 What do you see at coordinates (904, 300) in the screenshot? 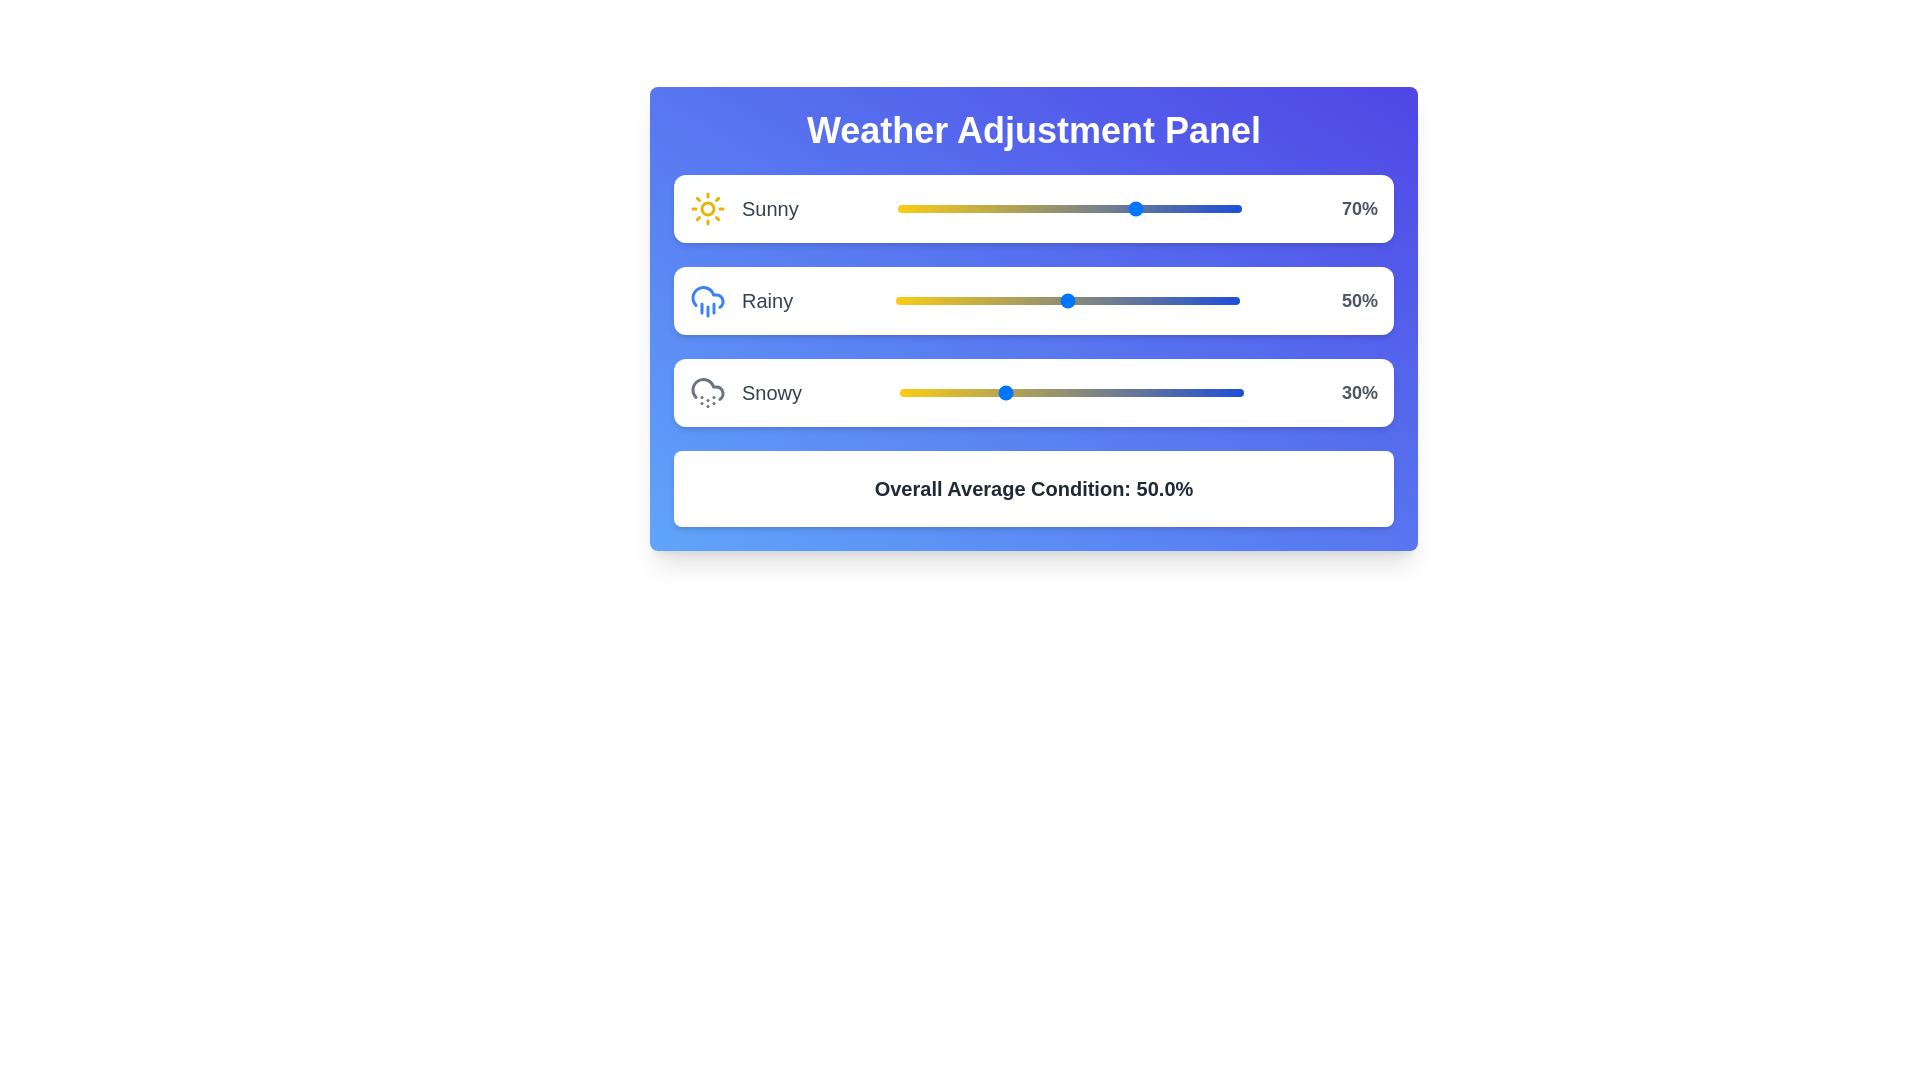
I see `the 'rainy' condition percentage` at bounding box center [904, 300].